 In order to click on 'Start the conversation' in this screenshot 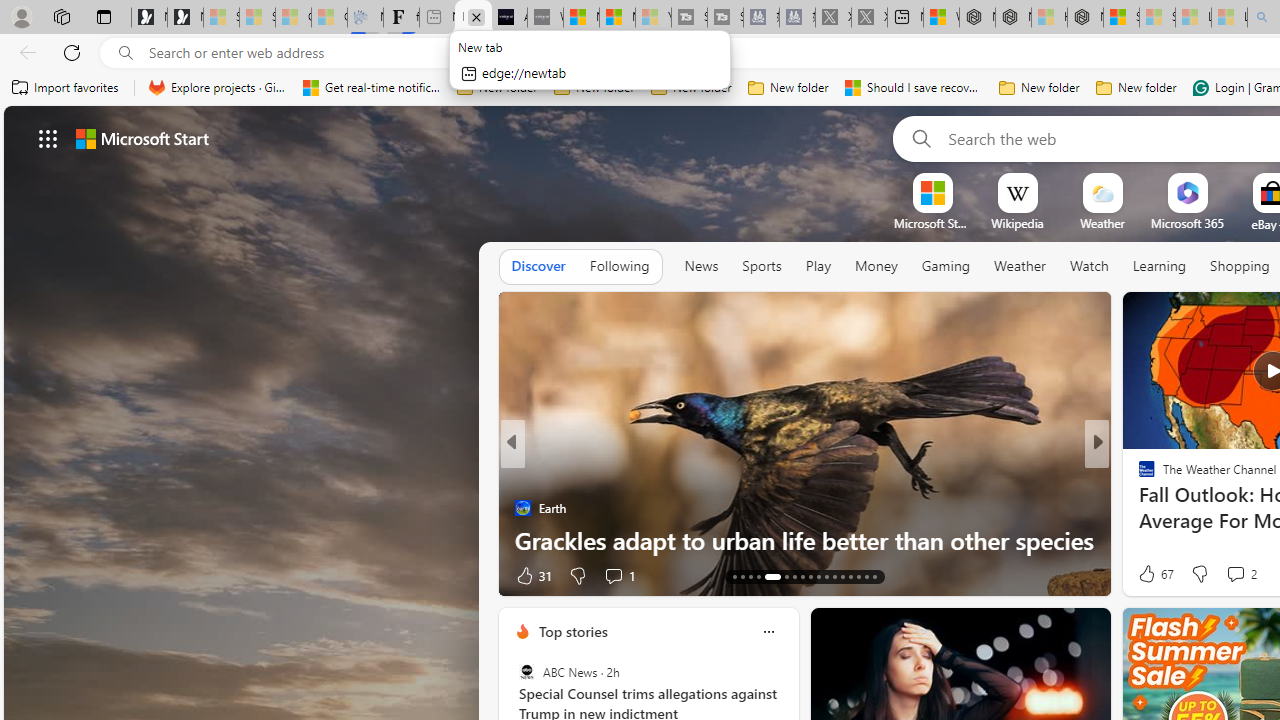, I will do `click(1234, 575)`.